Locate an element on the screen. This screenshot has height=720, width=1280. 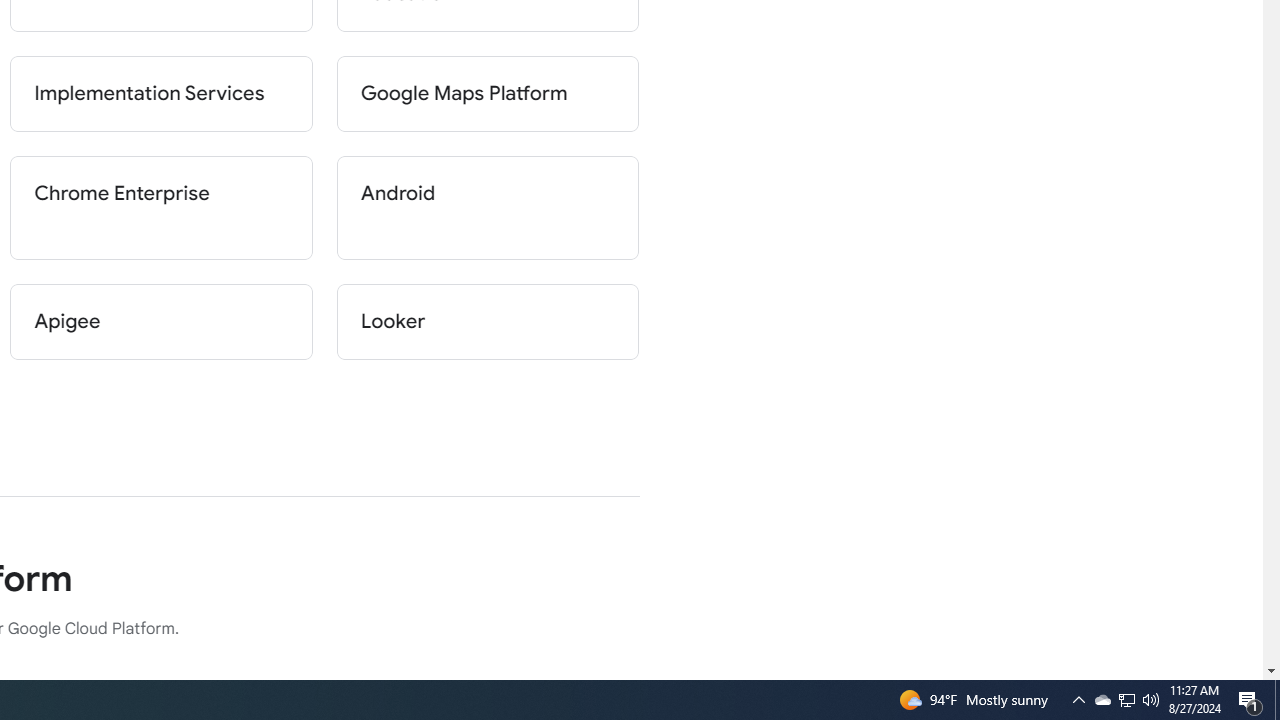
'Android' is located at coordinates (487, 208).